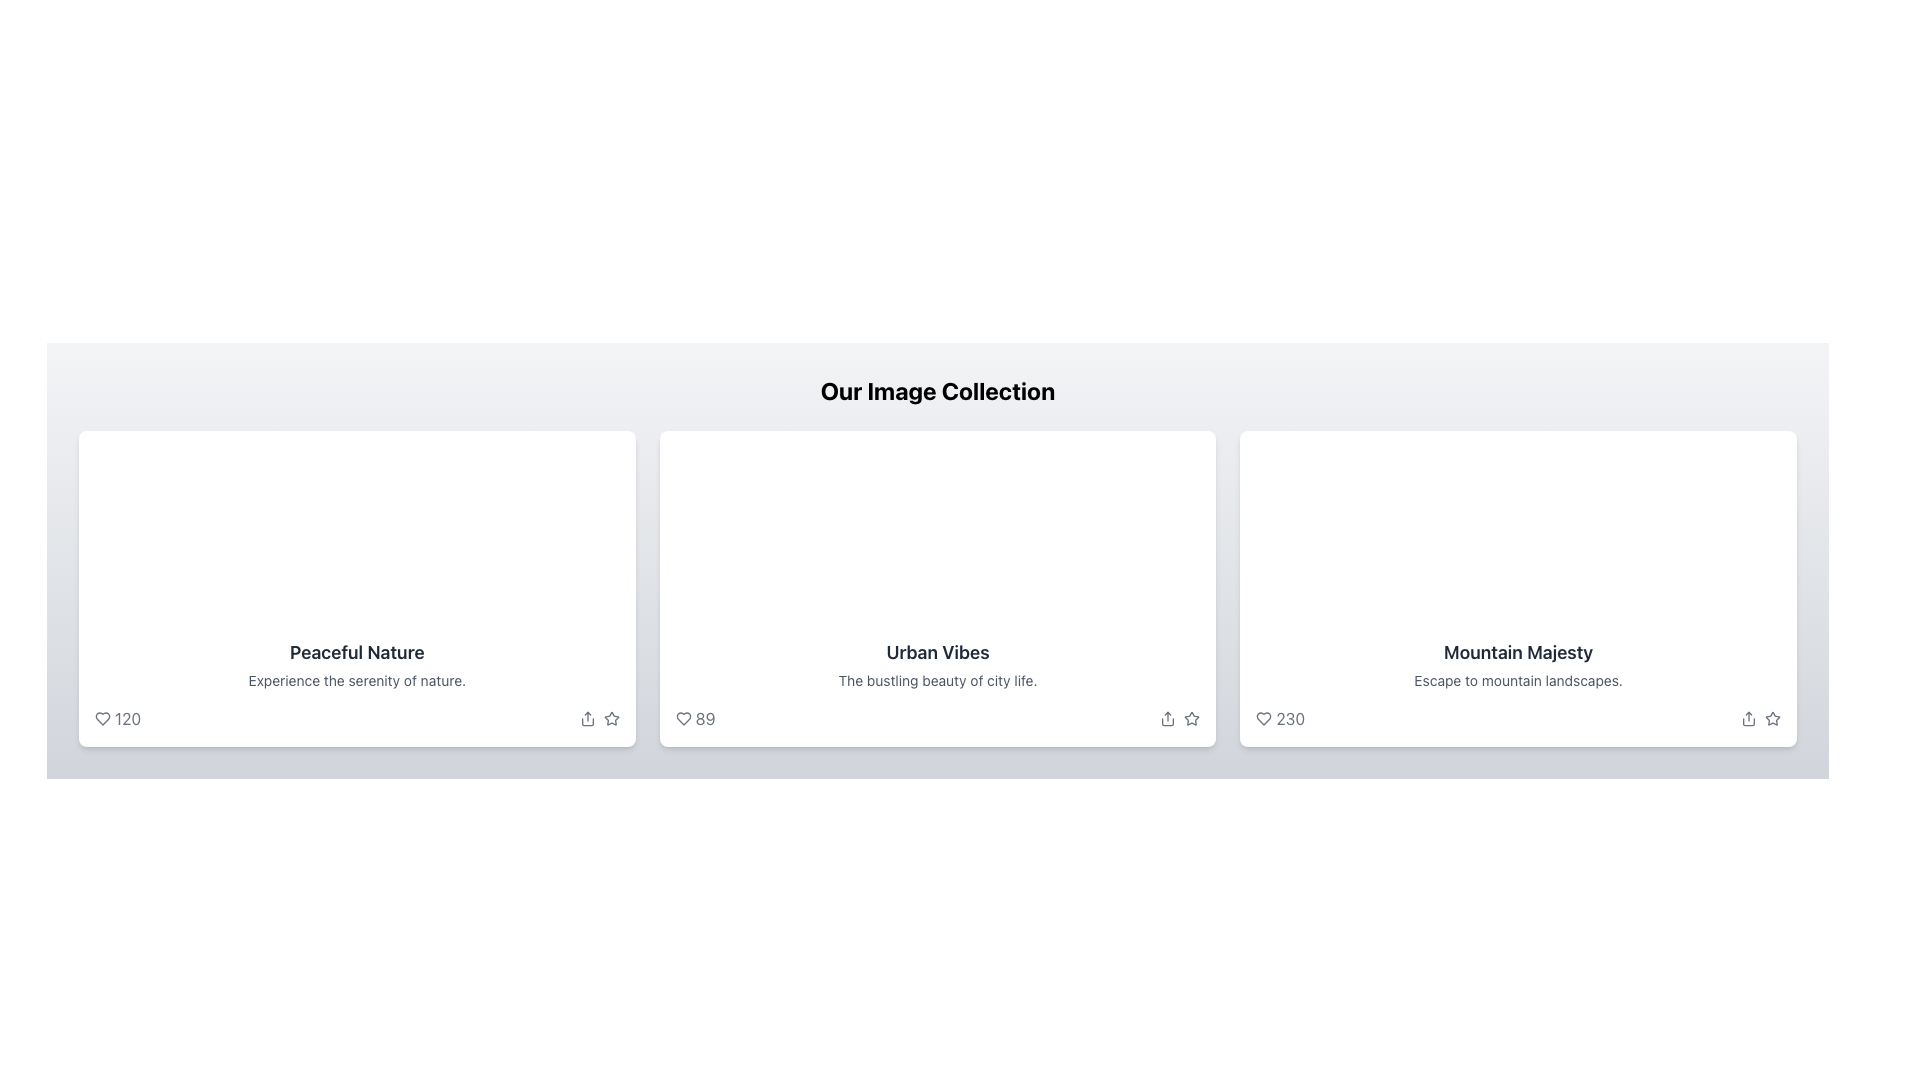 The width and height of the screenshot is (1920, 1080). Describe the element at coordinates (1747, 717) in the screenshot. I see `the share icon located at the bottom right corner of the 'Mountain Majesty' image card` at that location.